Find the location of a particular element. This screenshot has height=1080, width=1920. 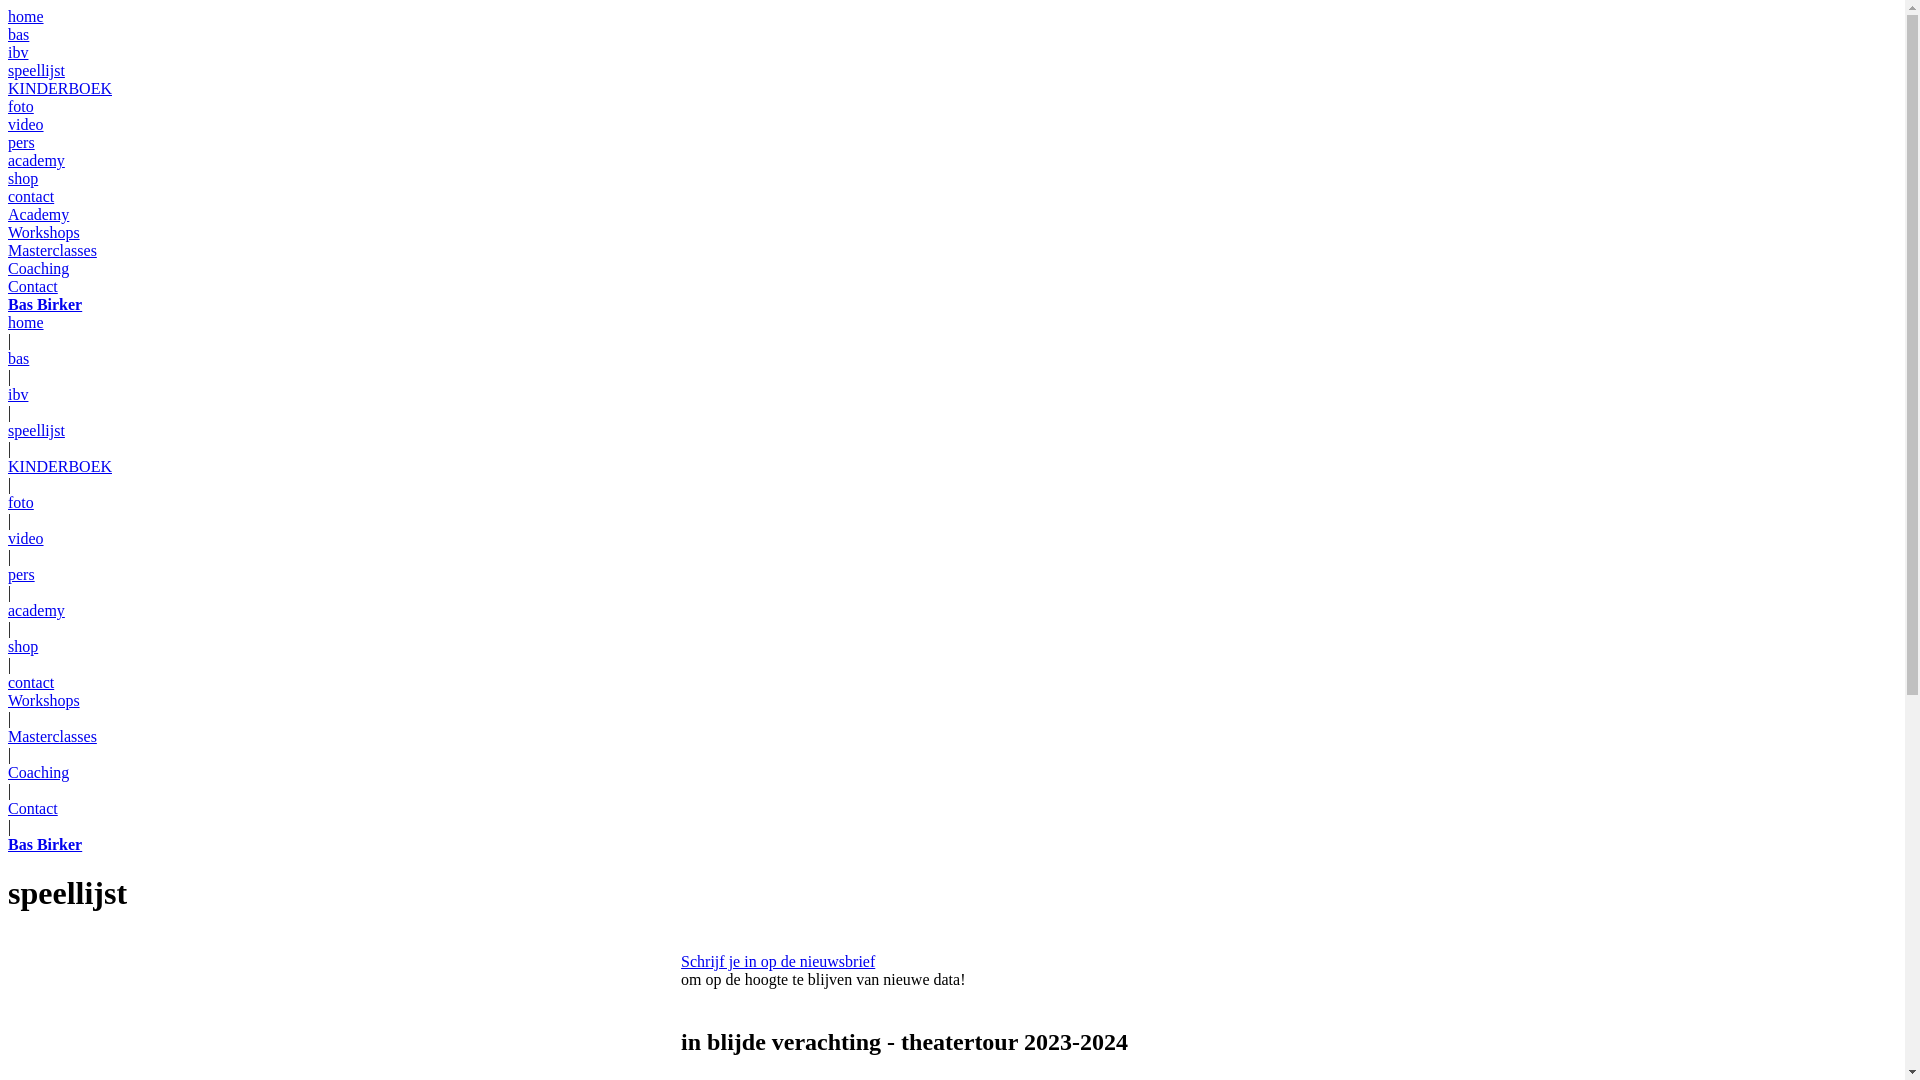

'Workshops' is located at coordinates (43, 231).